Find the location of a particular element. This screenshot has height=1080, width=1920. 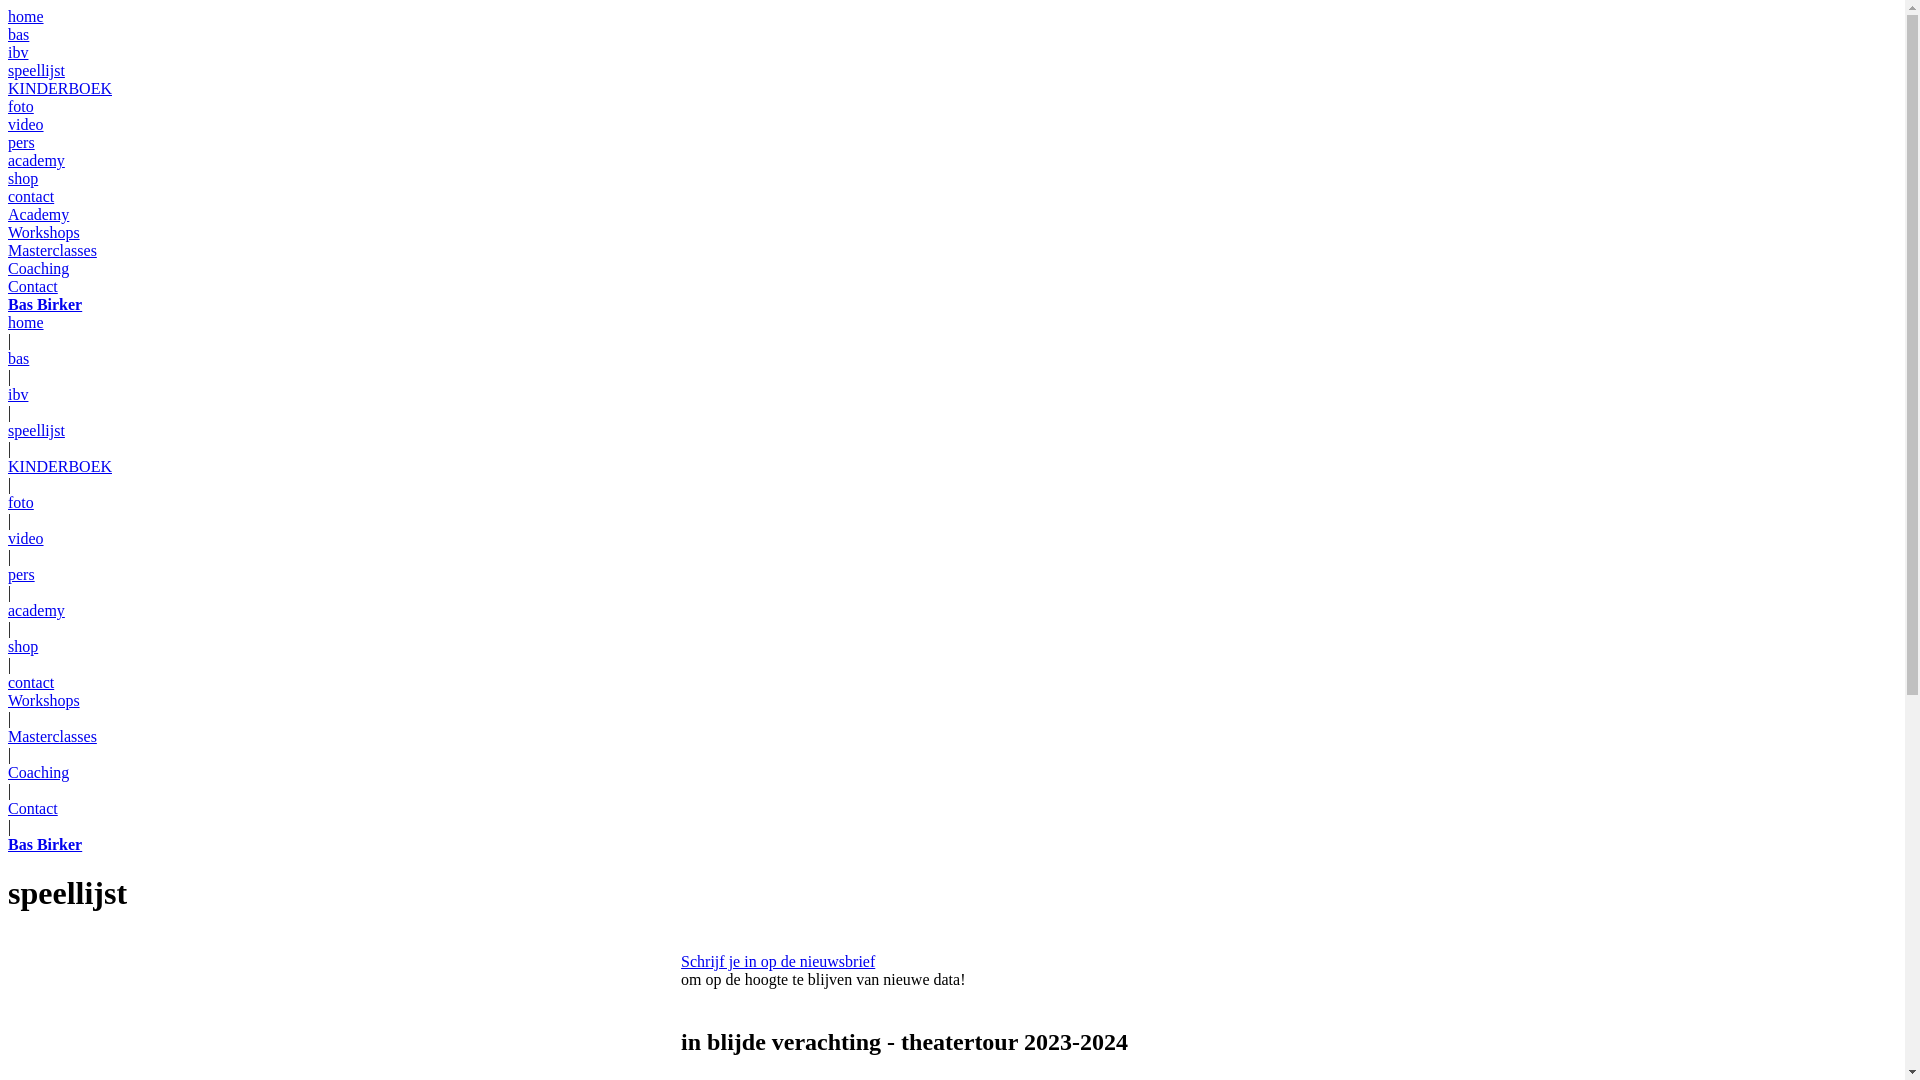

'Workshops' is located at coordinates (43, 231).